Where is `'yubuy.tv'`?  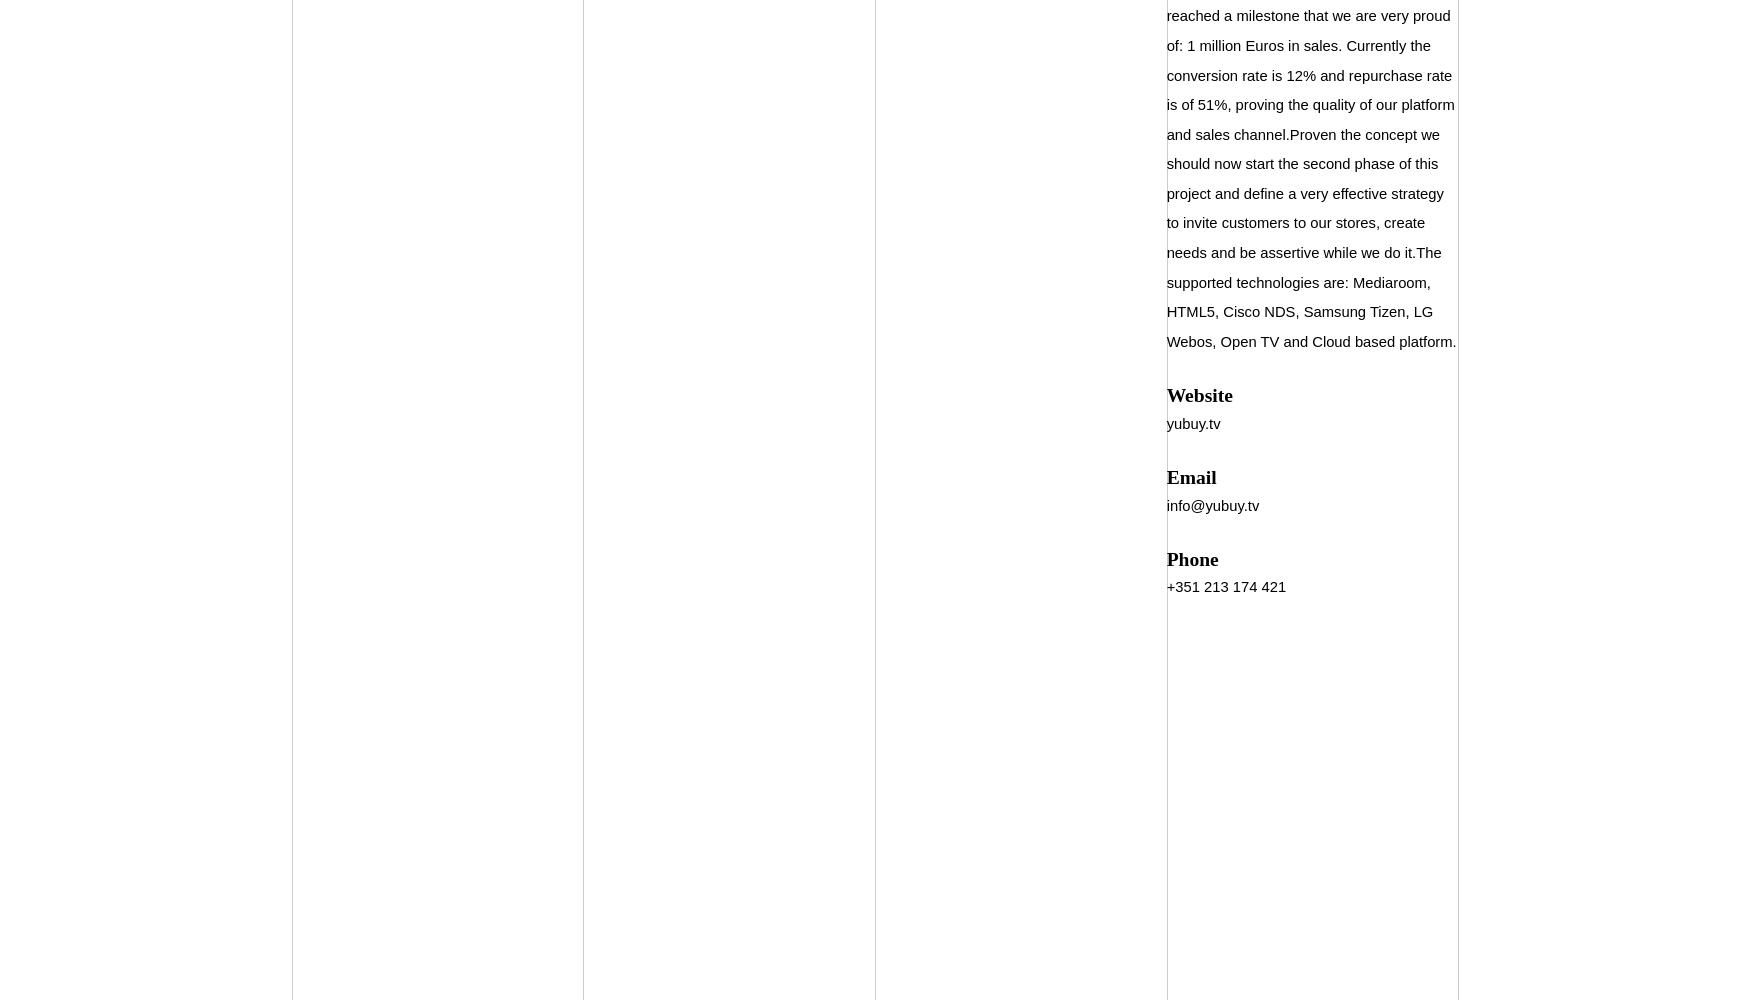 'yubuy.tv' is located at coordinates (1192, 423).